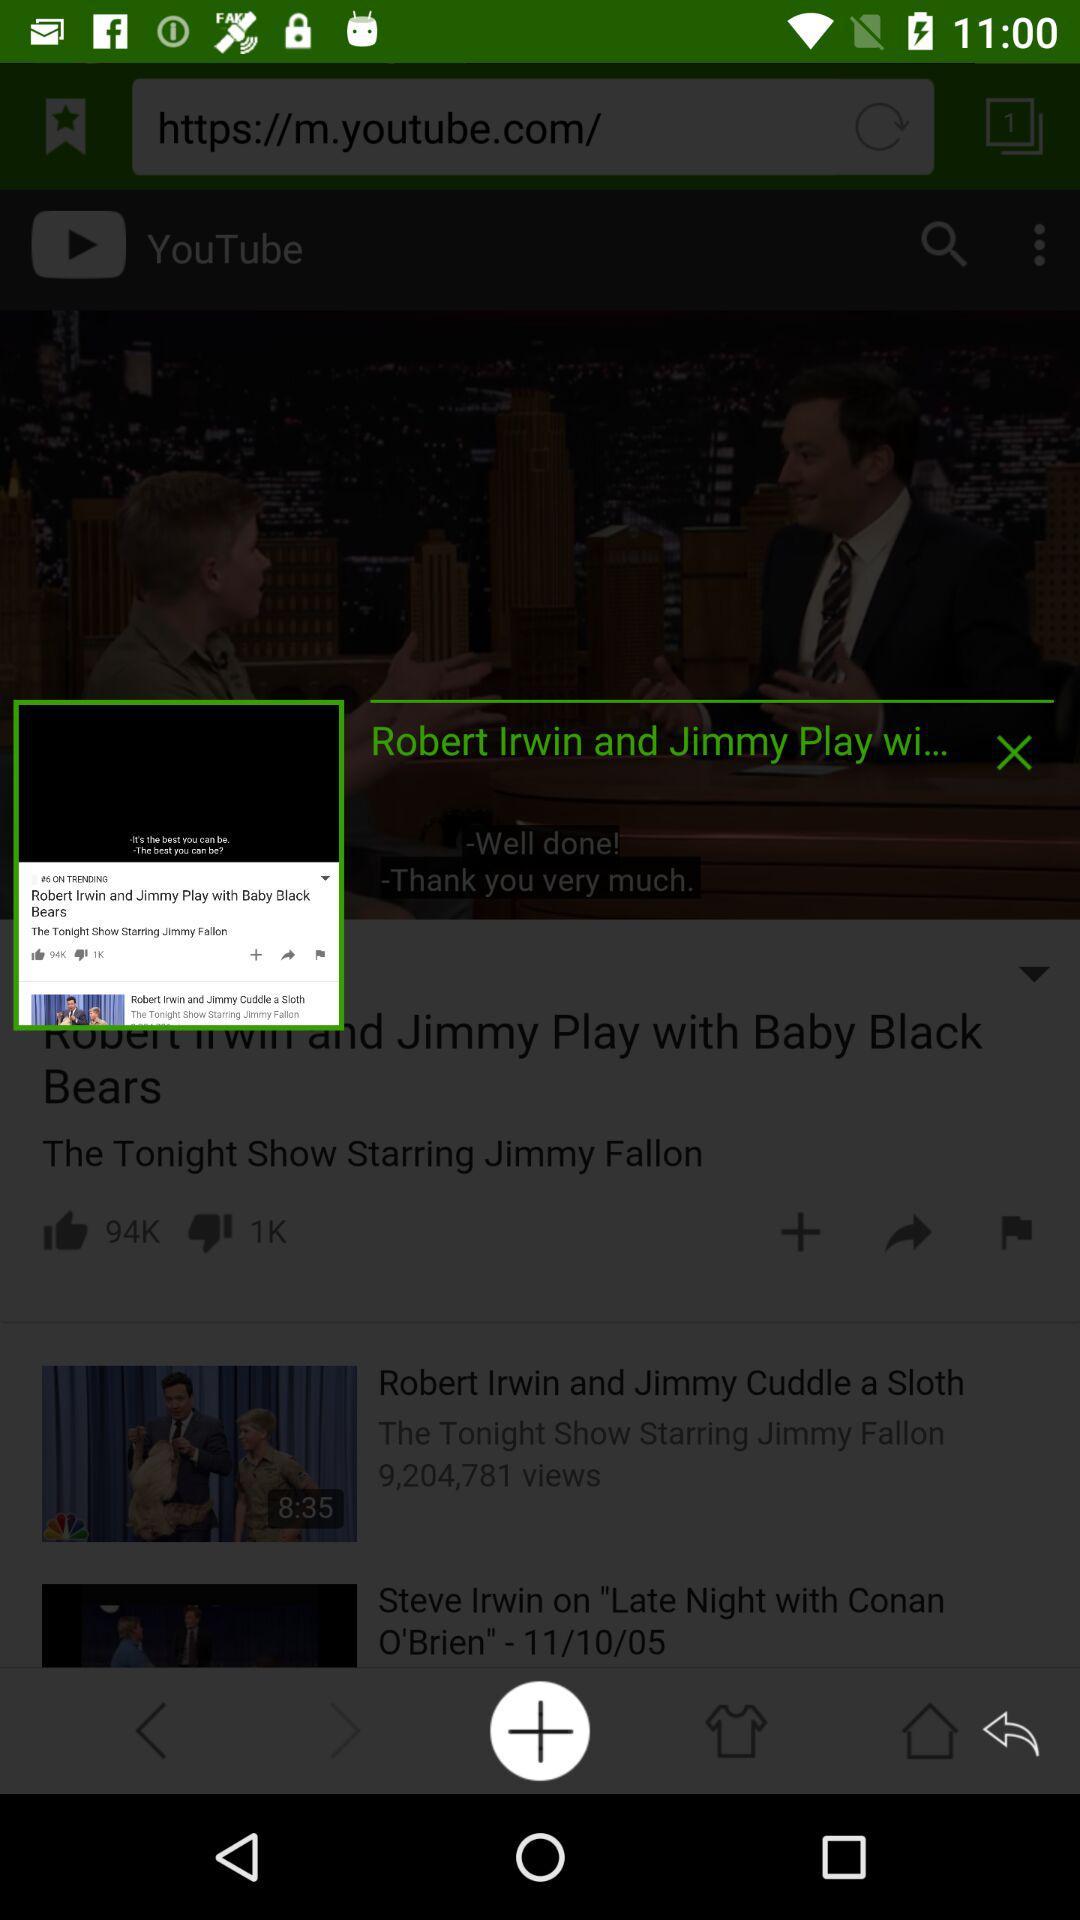 The image size is (1080, 1920). I want to click on share button, so click(1014, 1729).